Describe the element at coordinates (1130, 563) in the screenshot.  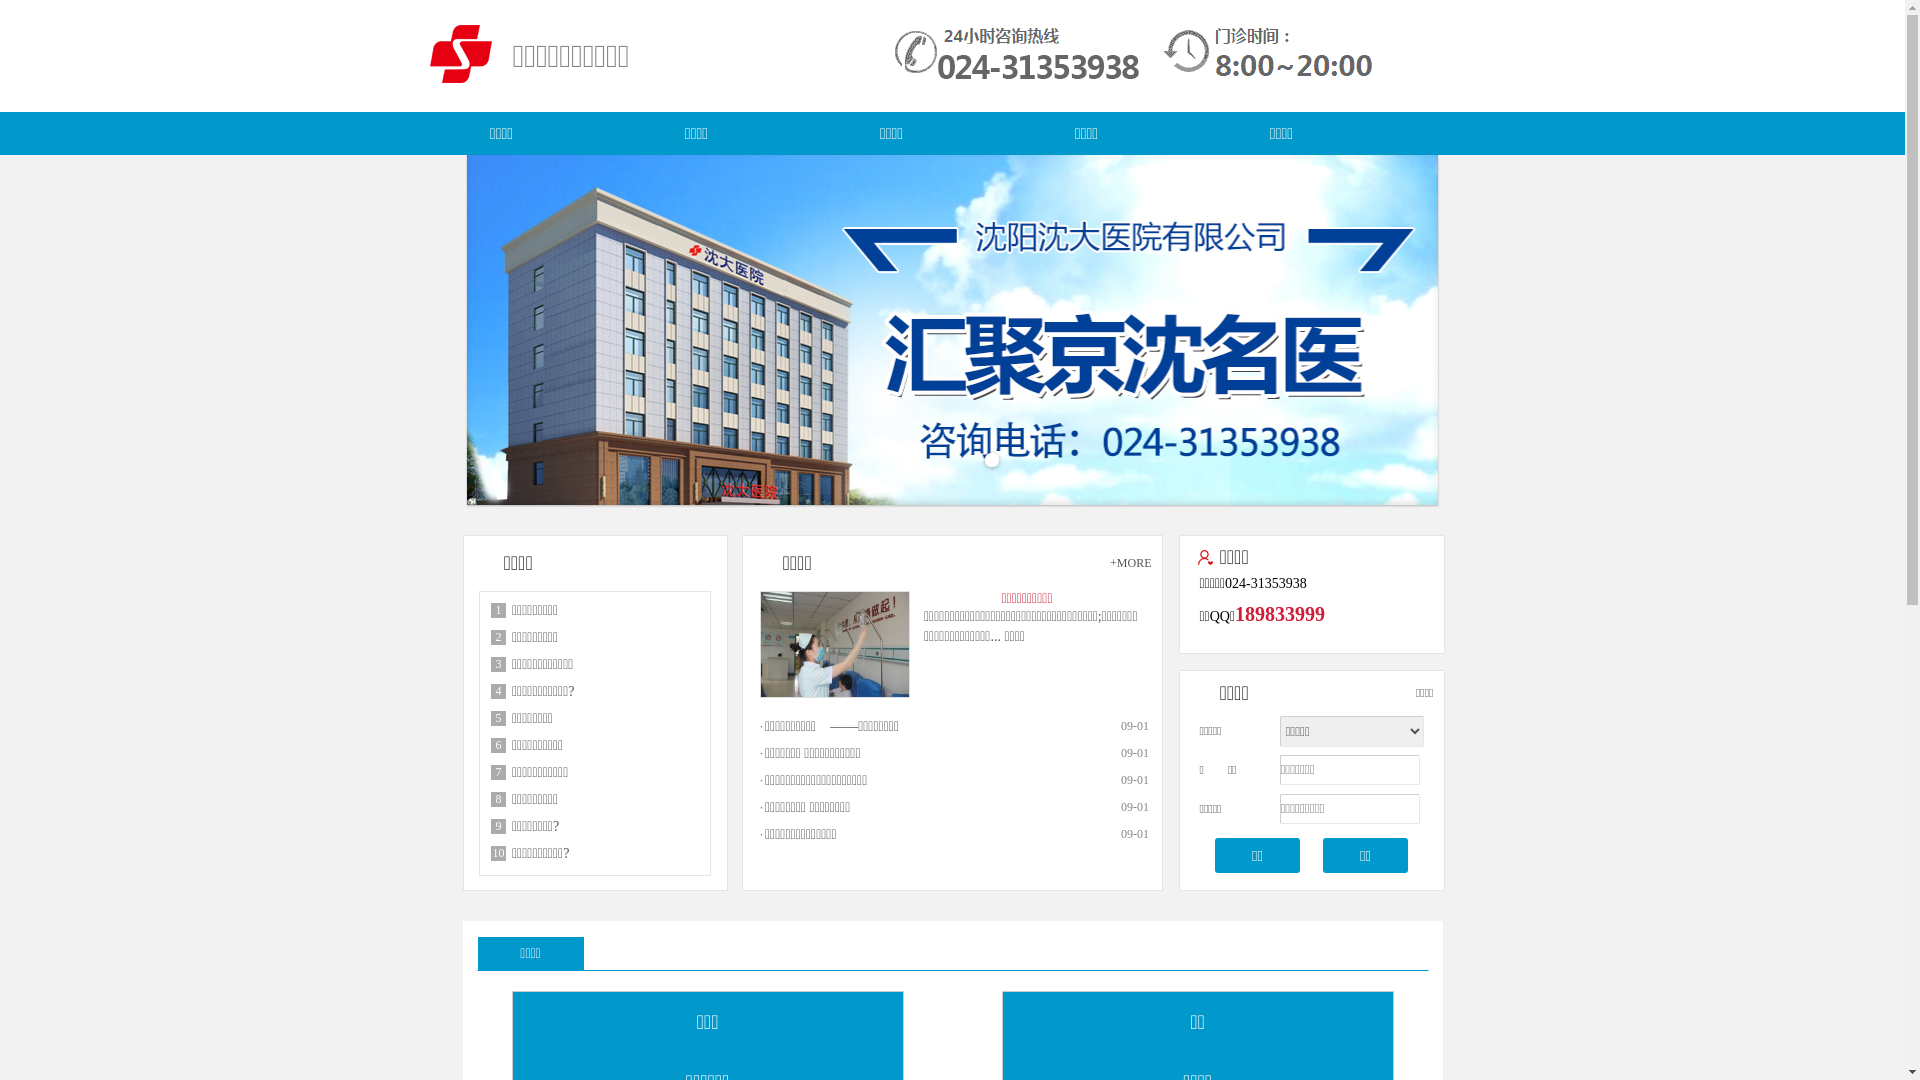
I see `'+MORE'` at that location.